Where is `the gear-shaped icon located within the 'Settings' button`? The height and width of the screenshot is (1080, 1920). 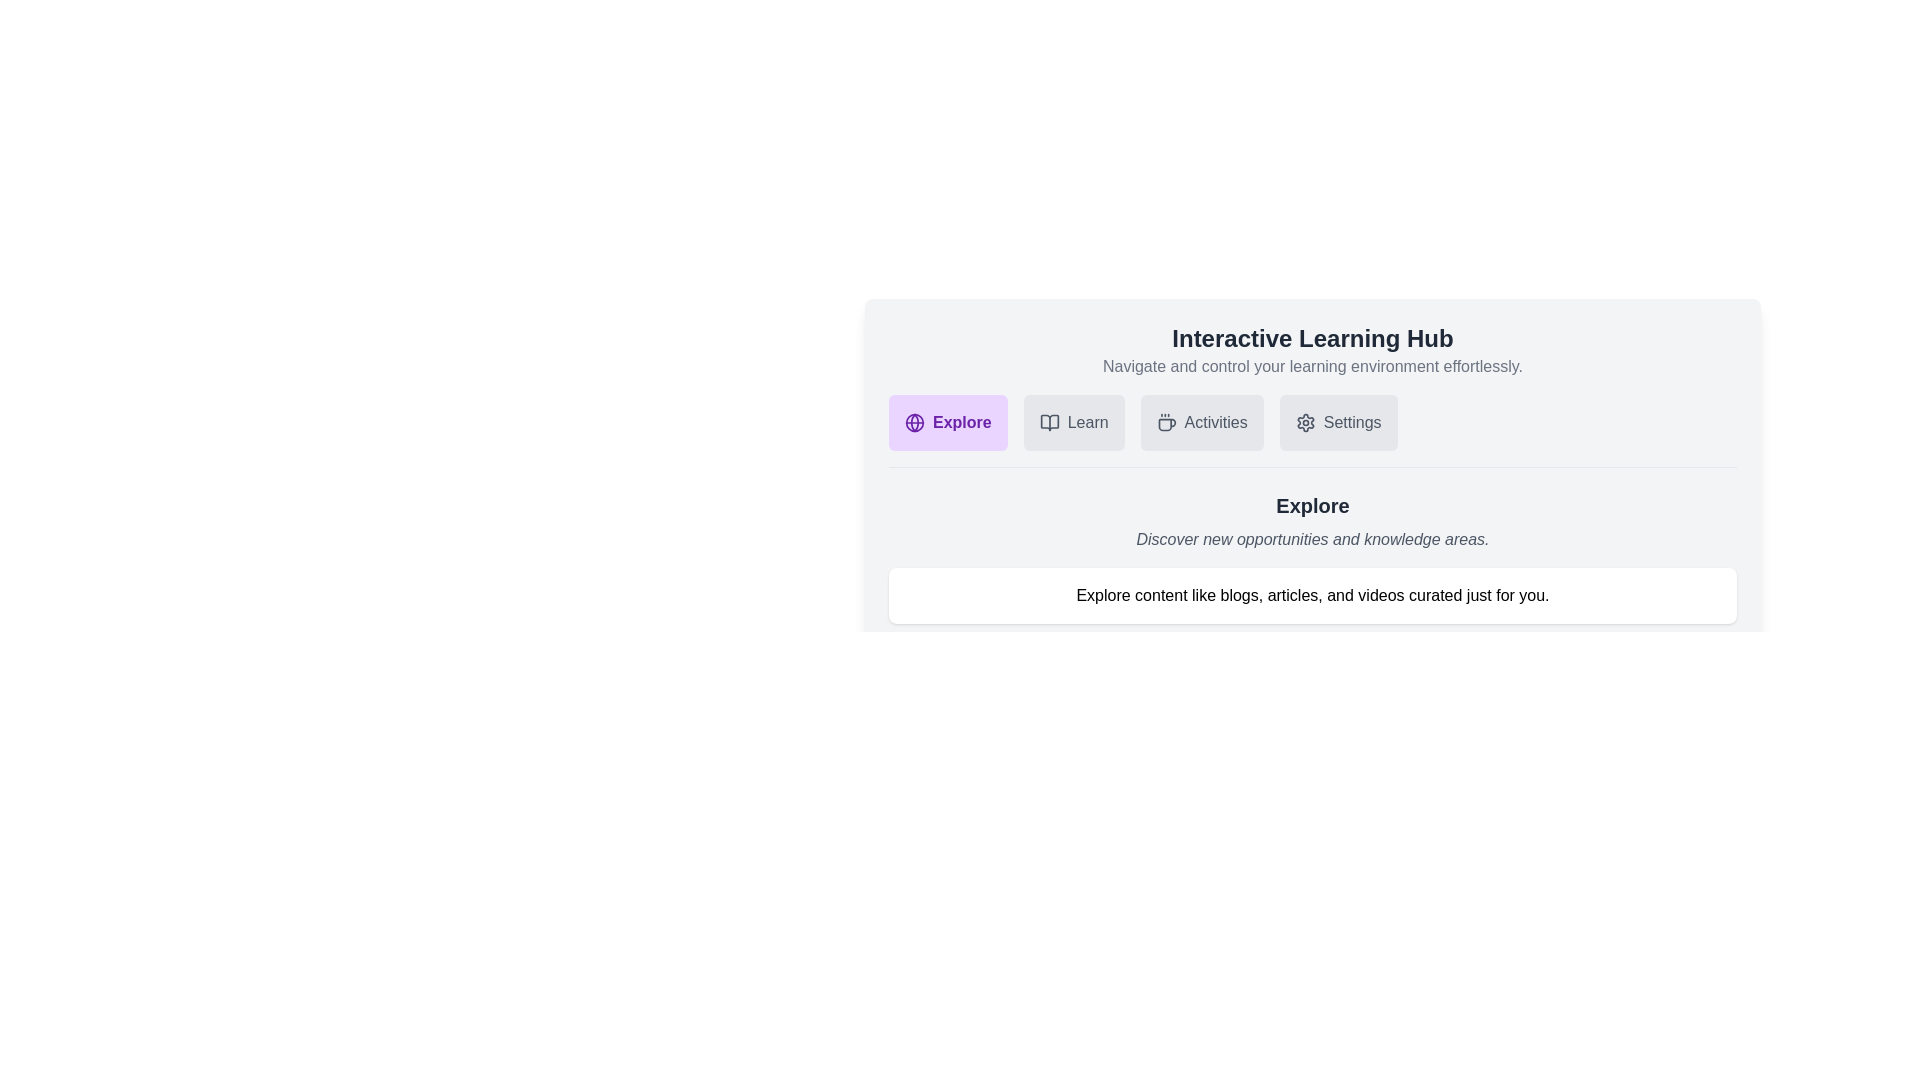
the gear-shaped icon located within the 'Settings' button is located at coordinates (1305, 422).